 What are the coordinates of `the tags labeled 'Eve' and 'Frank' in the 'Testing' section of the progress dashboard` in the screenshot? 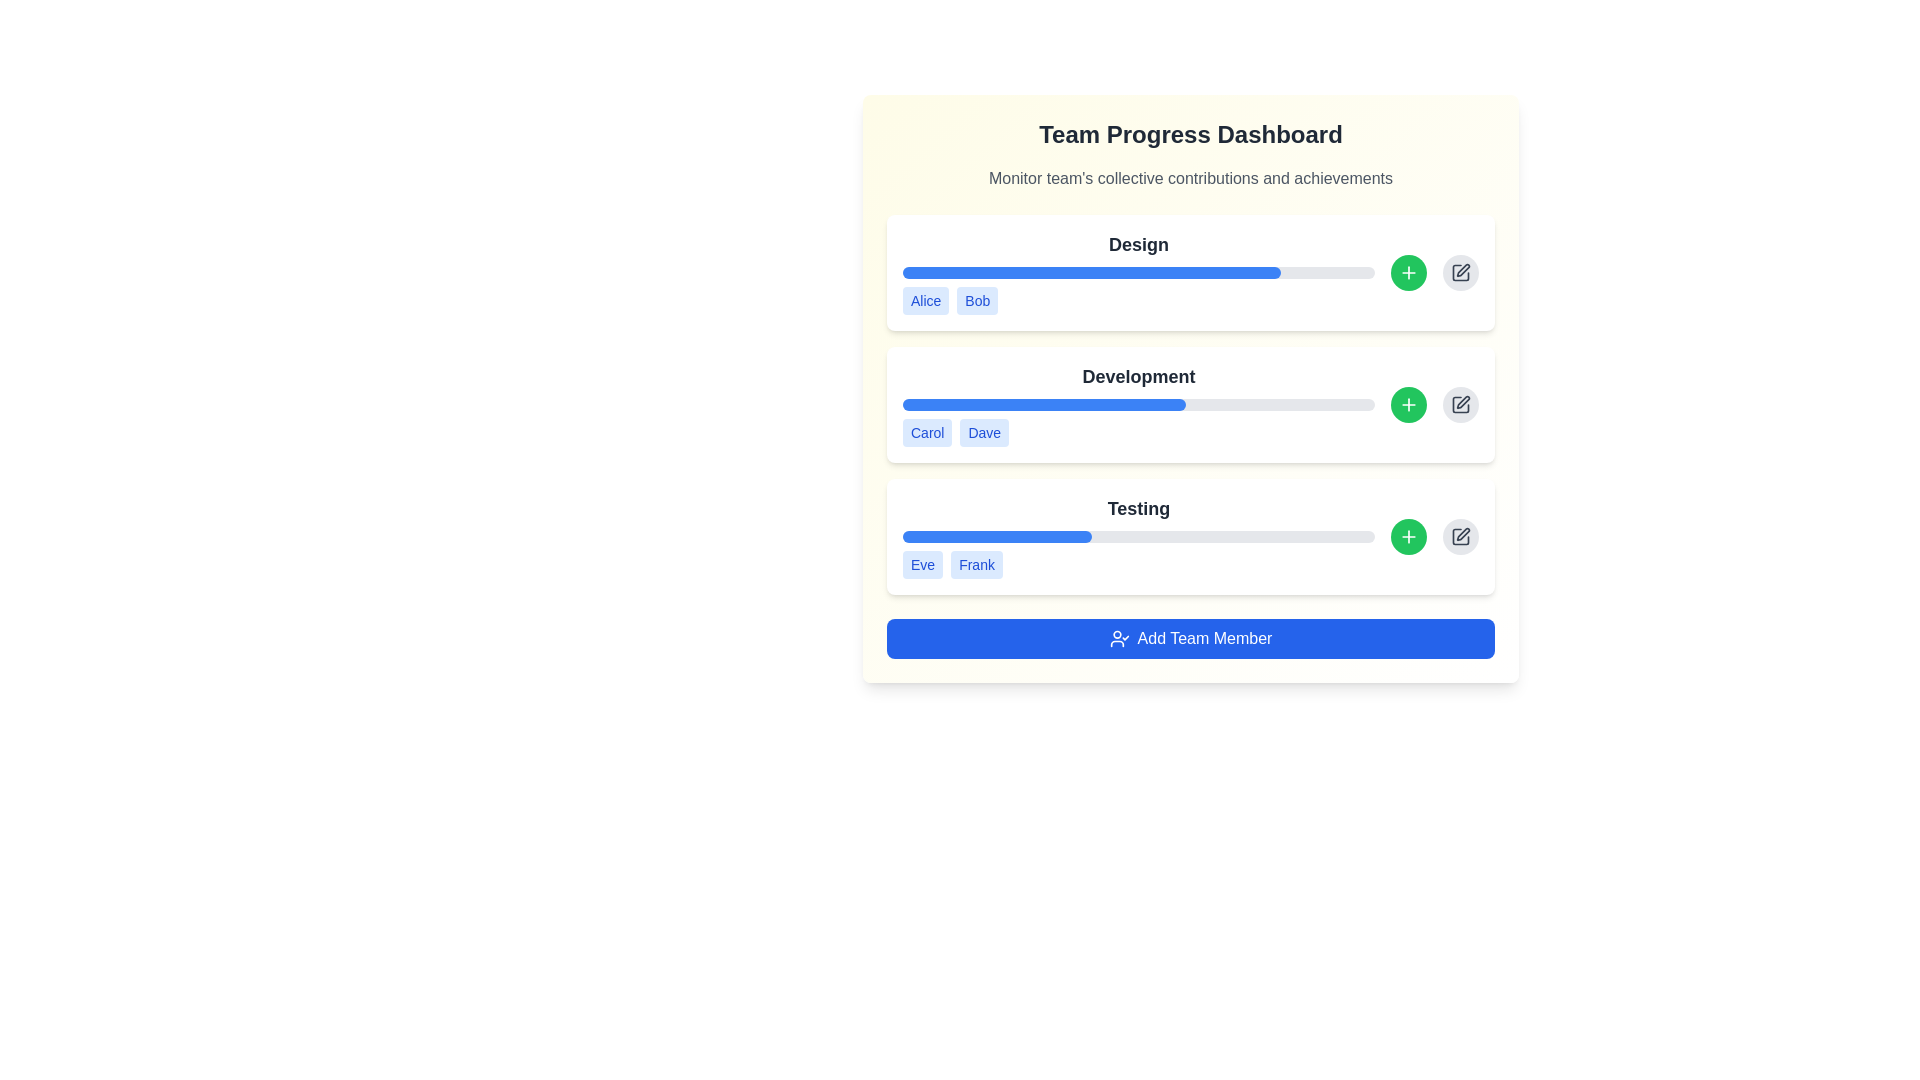 It's located at (1190, 535).